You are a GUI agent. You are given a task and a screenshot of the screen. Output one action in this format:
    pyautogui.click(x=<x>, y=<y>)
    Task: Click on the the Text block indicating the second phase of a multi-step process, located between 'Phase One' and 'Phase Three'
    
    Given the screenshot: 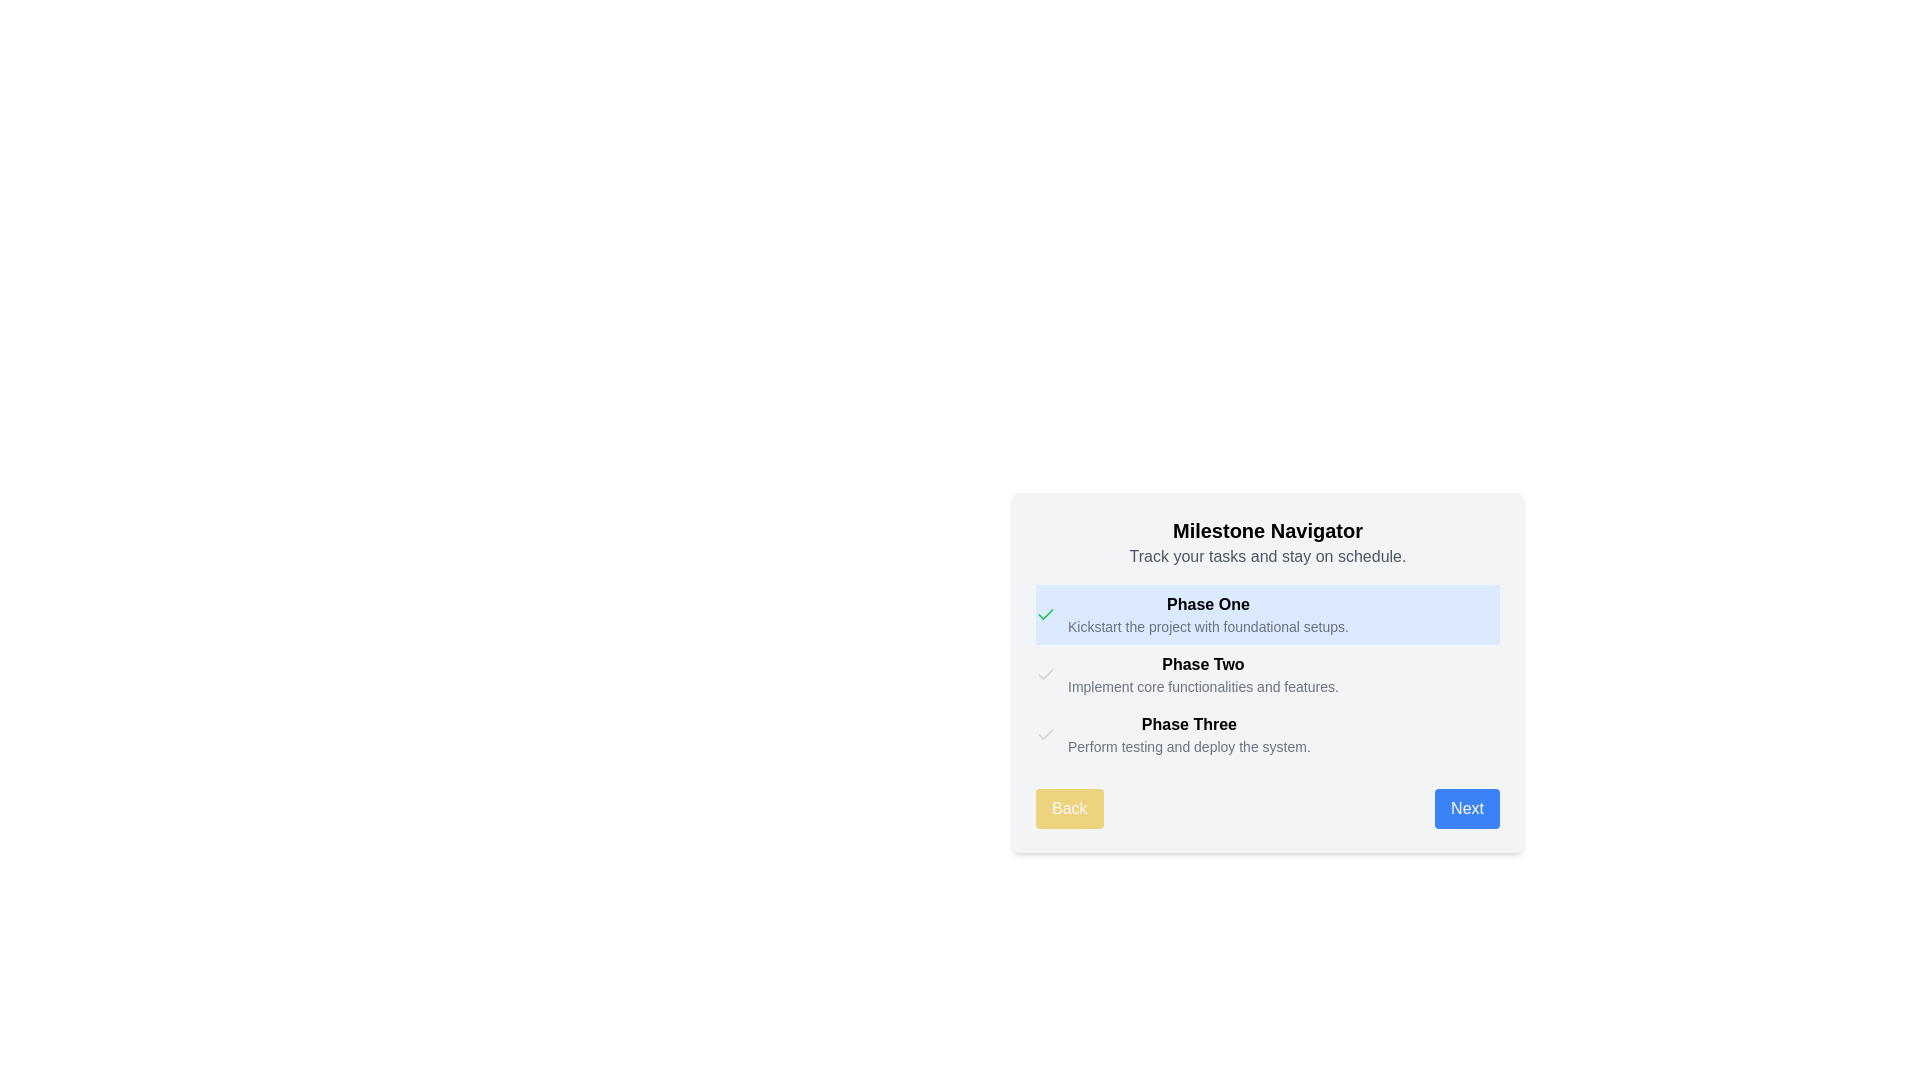 What is the action you would take?
    pyautogui.click(x=1202, y=675)
    